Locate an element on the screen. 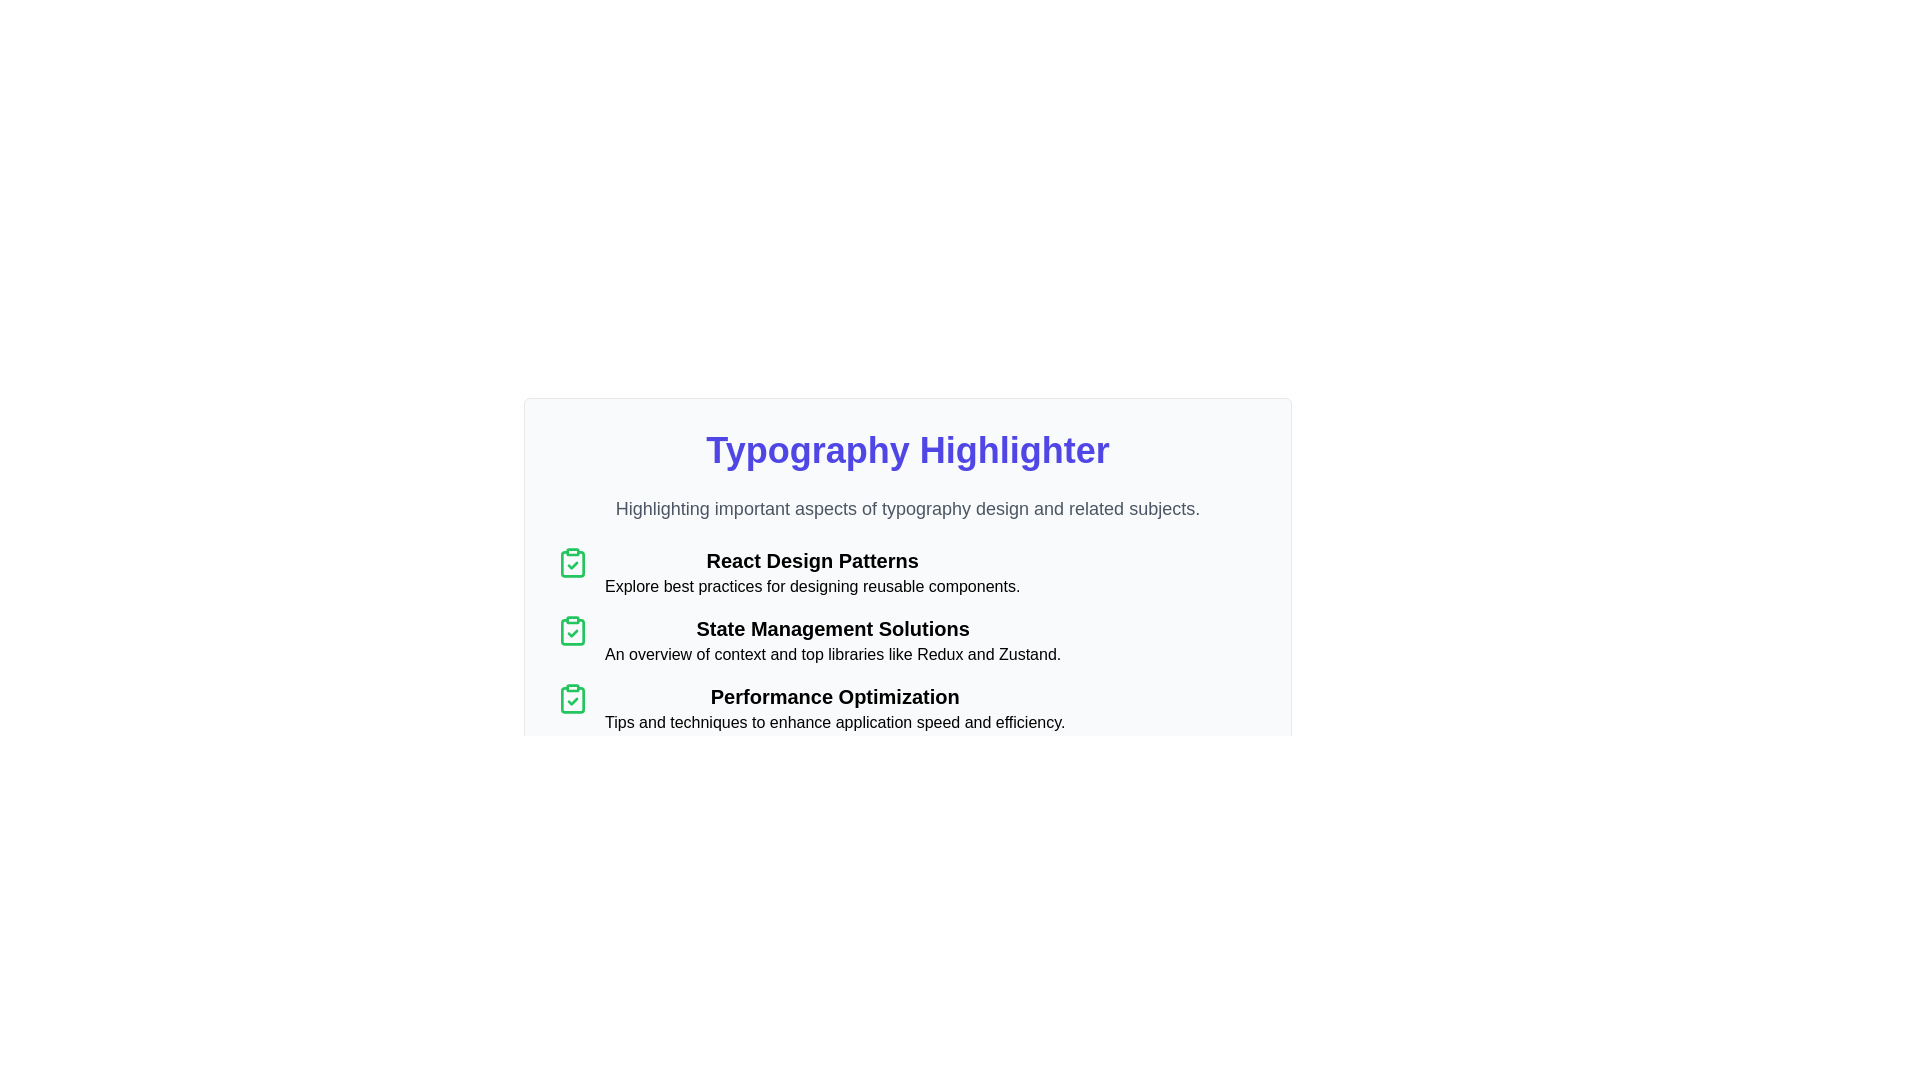 The width and height of the screenshot is (1920, 1080). the green clipboard-shaped icon located to the left of the 'React Design Patterns' text is located at coordinates (571, 563).